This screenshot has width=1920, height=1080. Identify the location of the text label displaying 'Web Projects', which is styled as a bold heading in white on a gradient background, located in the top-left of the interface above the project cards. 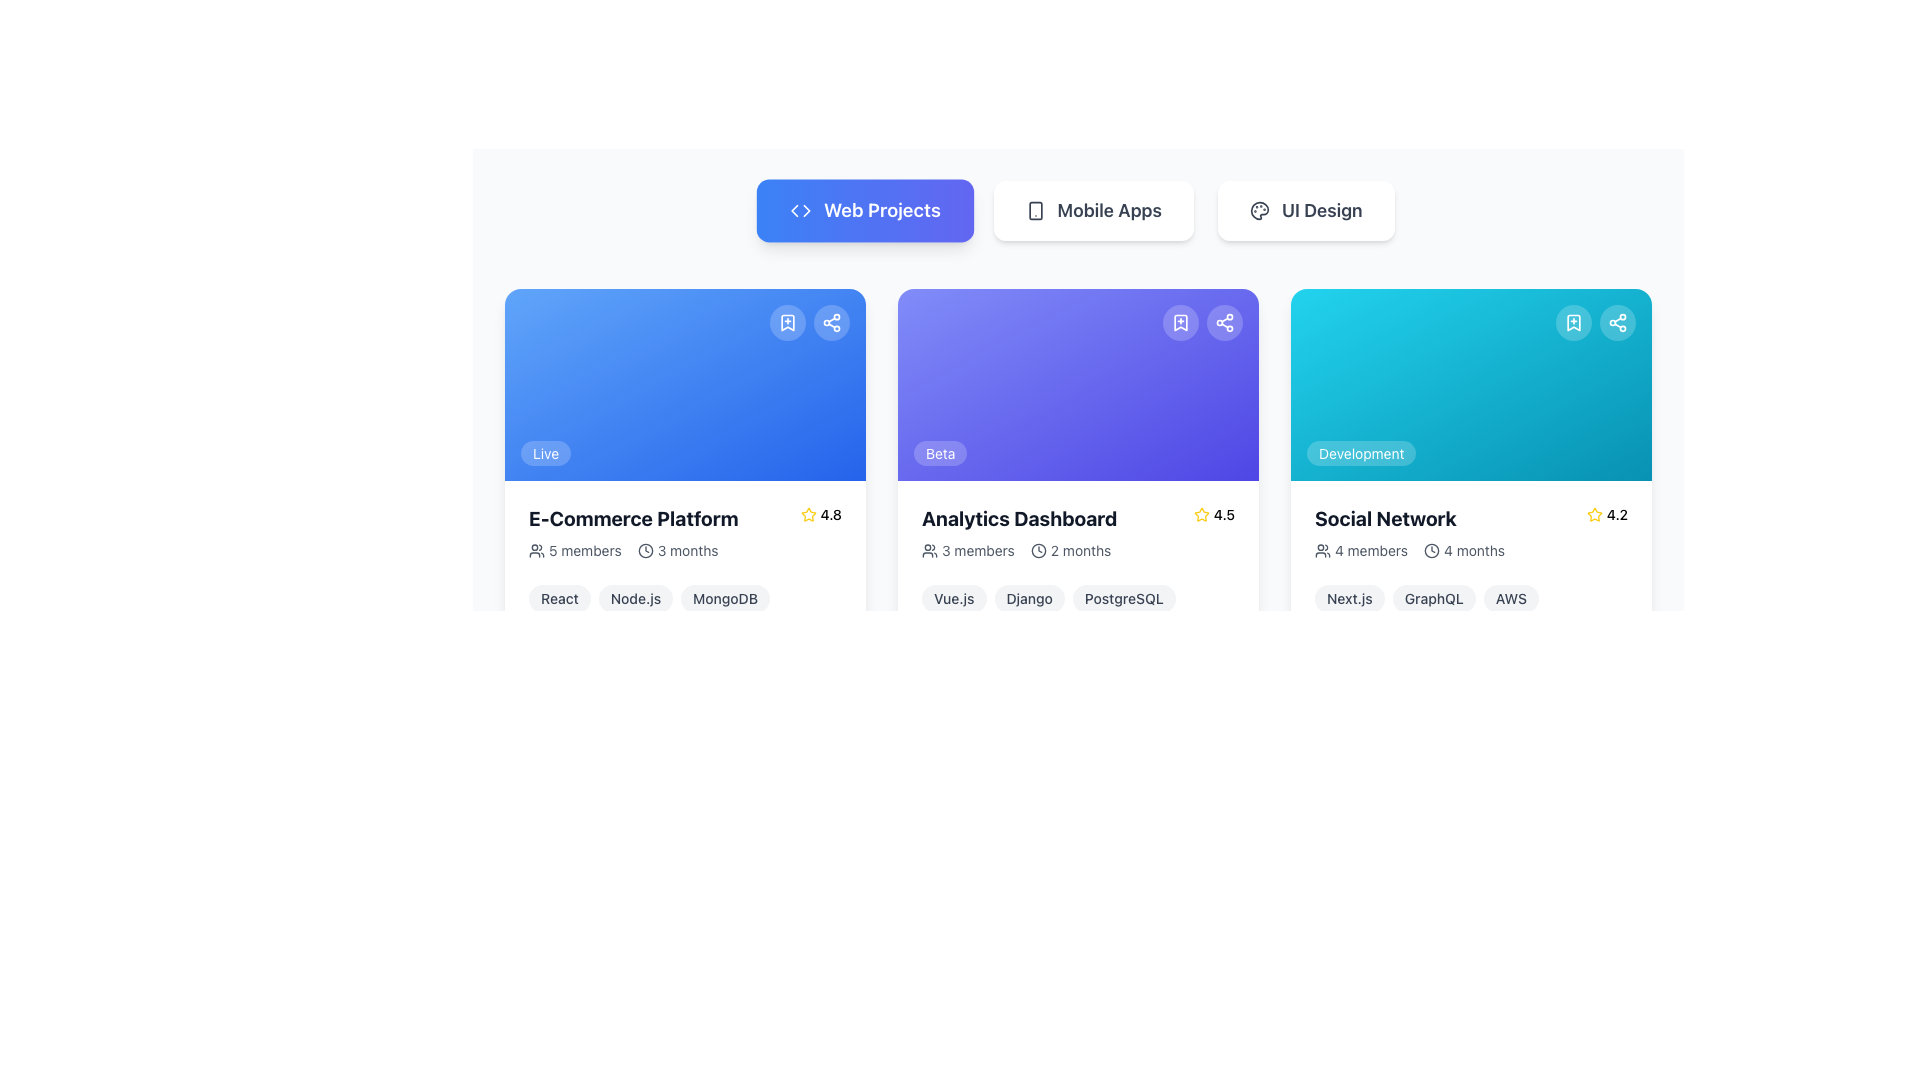
(881, 211).